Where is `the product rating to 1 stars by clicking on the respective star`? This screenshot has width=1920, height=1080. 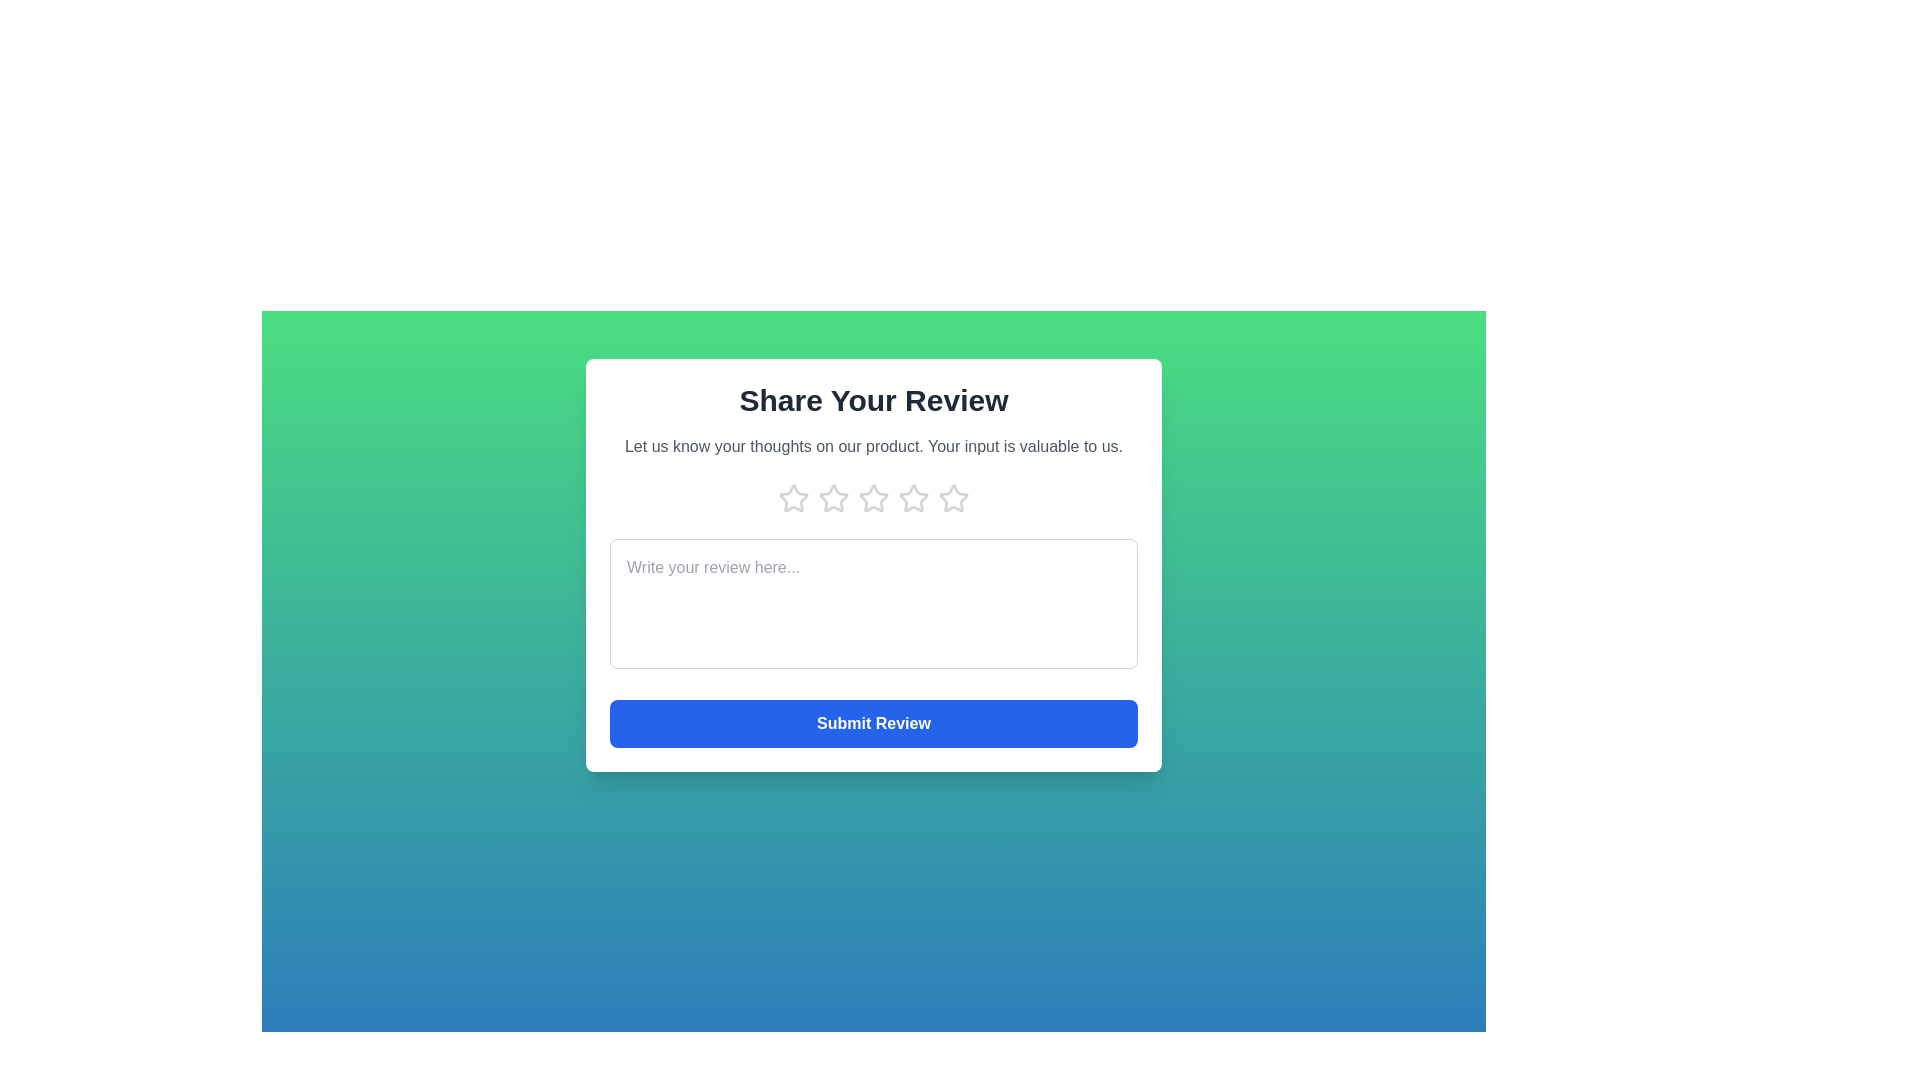
the product rating to 1 stars by clicking on the respective star is located at coordinates (792, 497).